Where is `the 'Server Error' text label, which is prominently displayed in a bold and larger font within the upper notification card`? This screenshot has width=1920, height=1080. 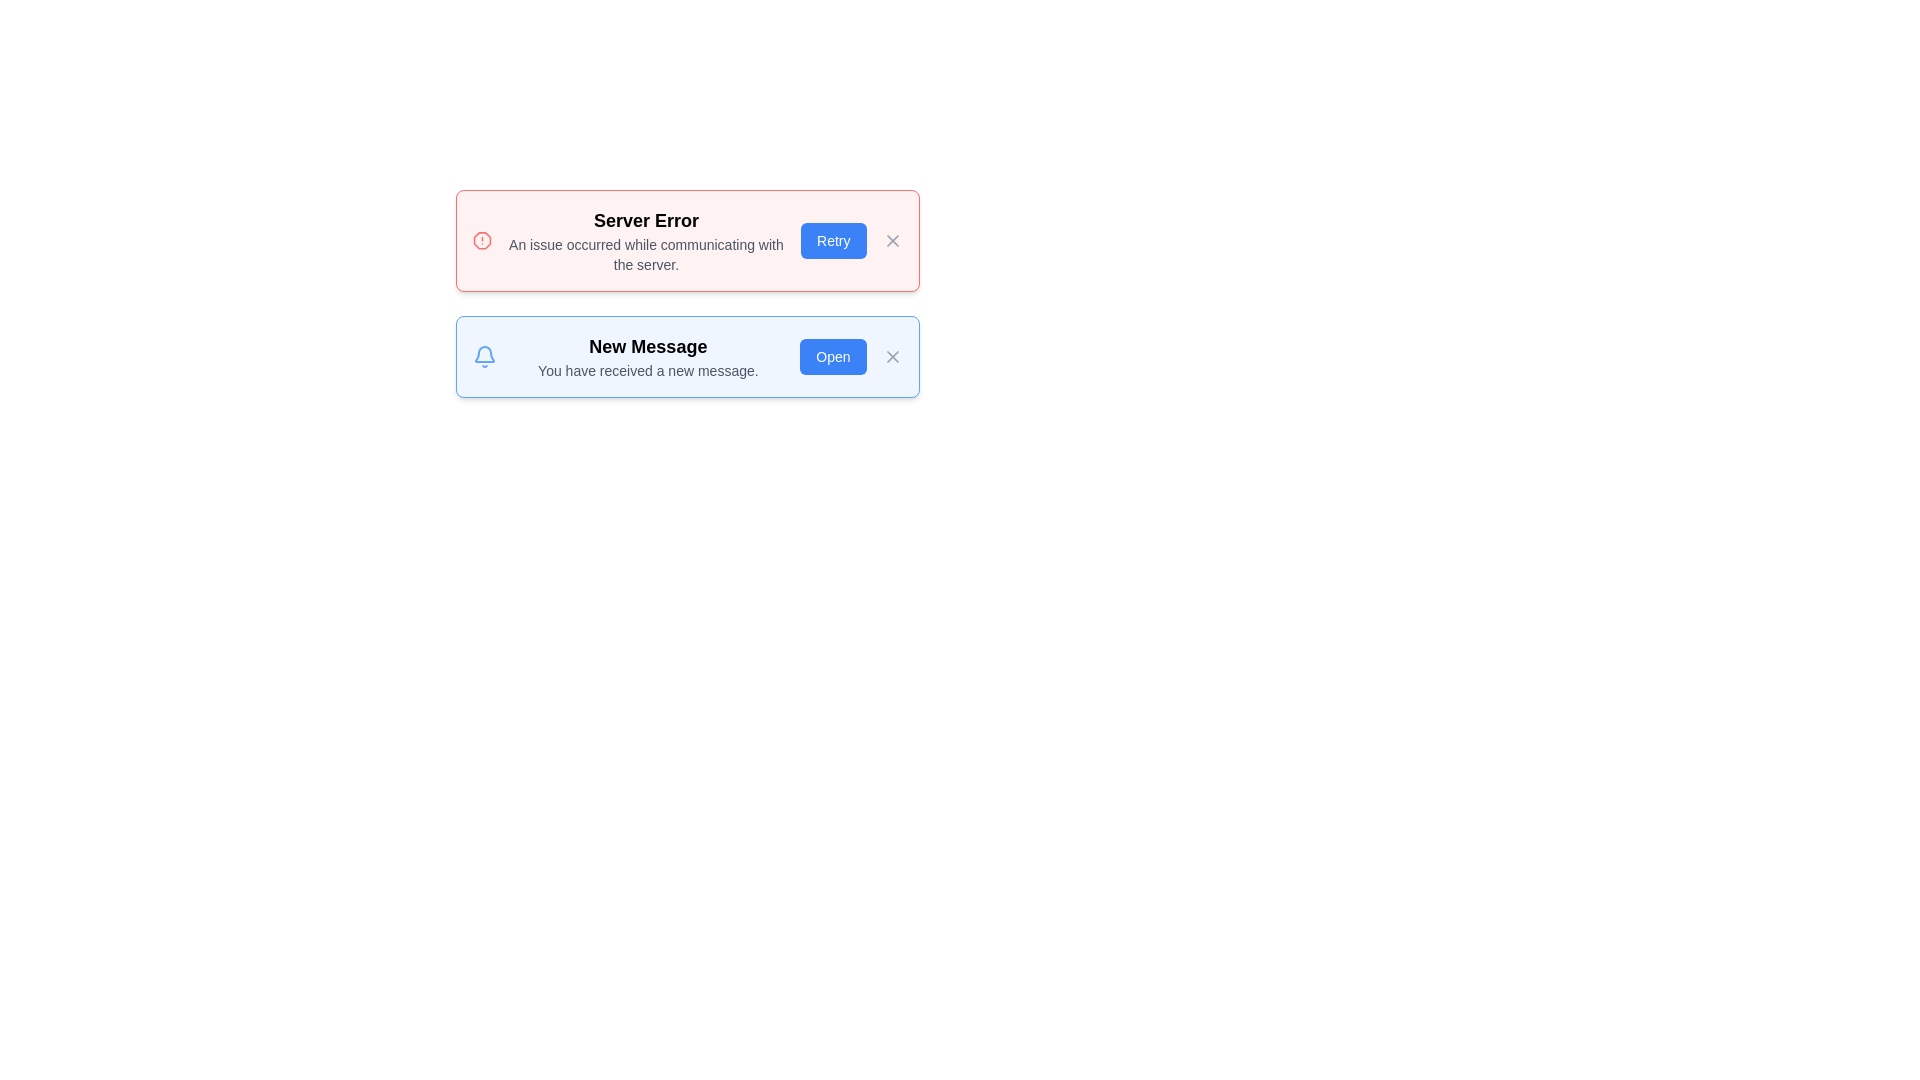
the 'Server Error' text label, which is prominently displayed in a bold and larger font within the upper notification card is located at coordinates (646, 220).